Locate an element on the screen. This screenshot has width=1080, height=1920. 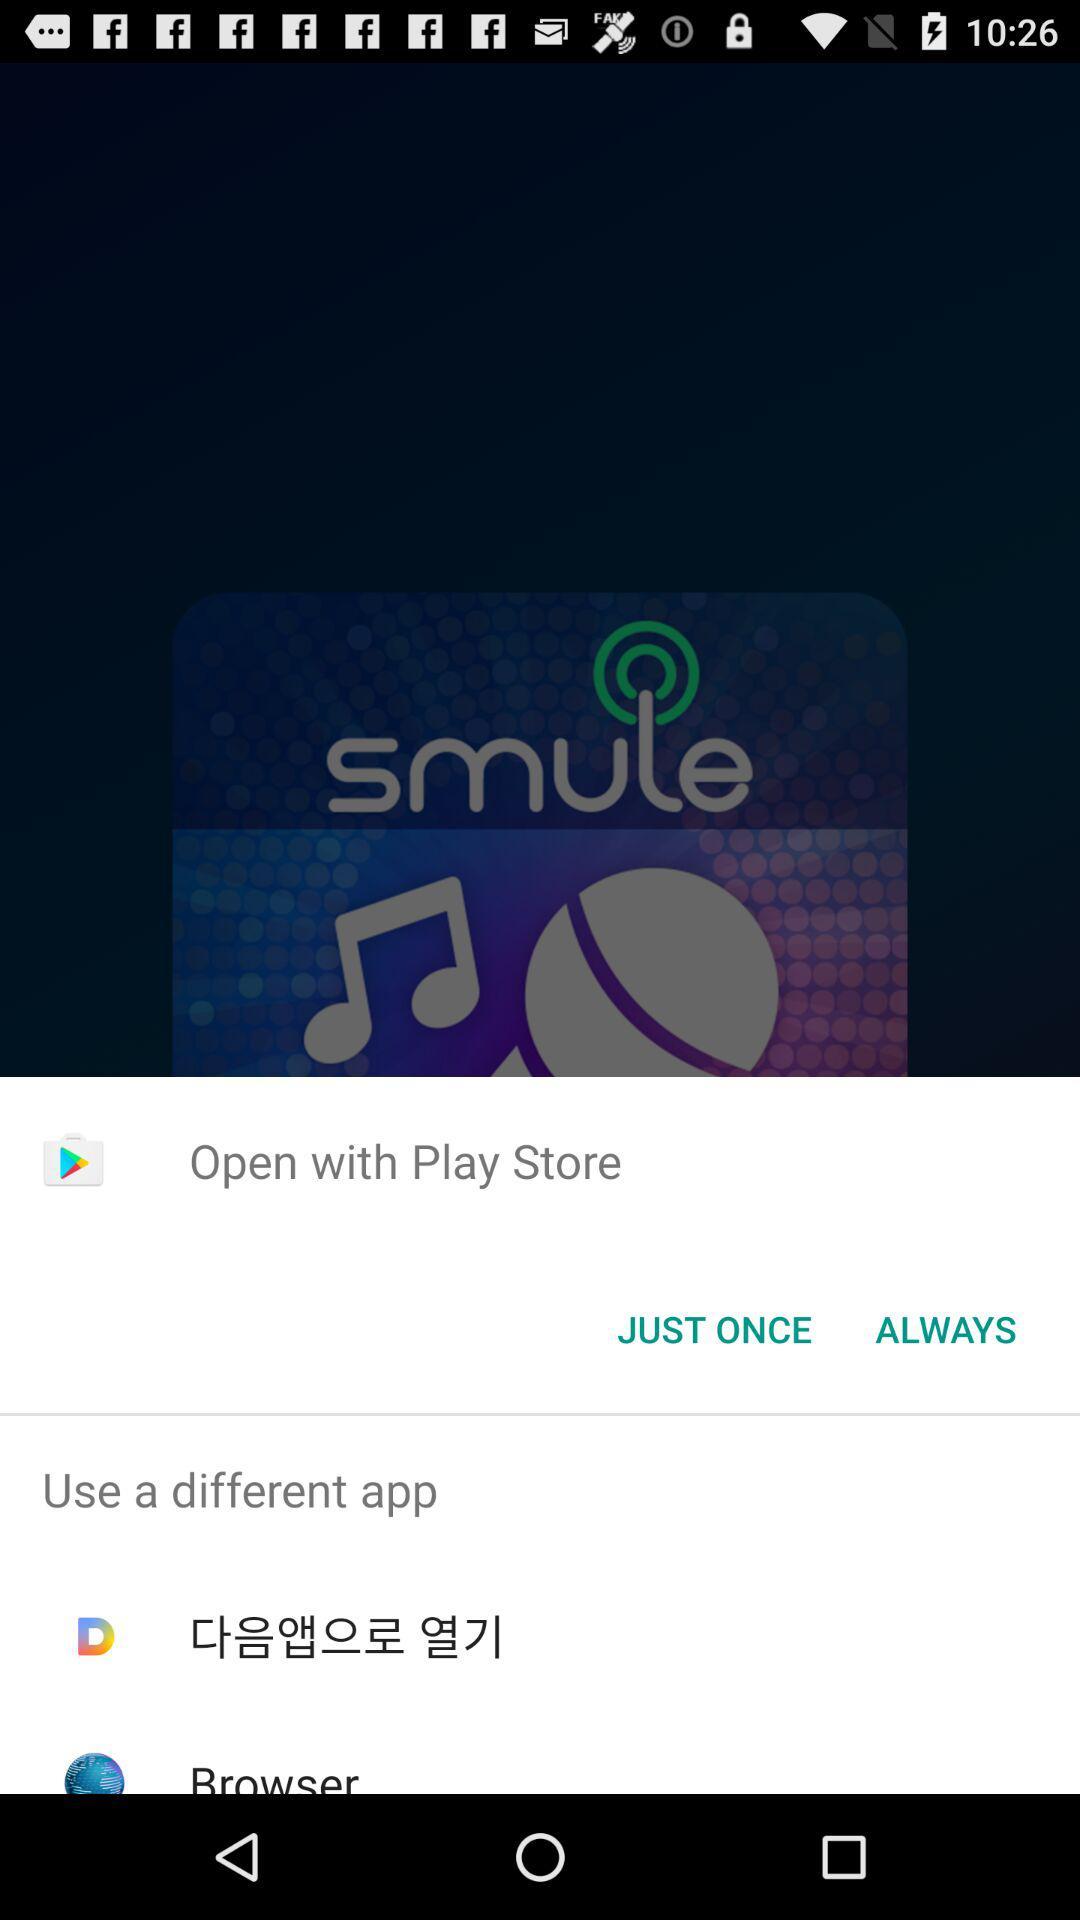
item next to always item is located at coordinates (713, 1329).